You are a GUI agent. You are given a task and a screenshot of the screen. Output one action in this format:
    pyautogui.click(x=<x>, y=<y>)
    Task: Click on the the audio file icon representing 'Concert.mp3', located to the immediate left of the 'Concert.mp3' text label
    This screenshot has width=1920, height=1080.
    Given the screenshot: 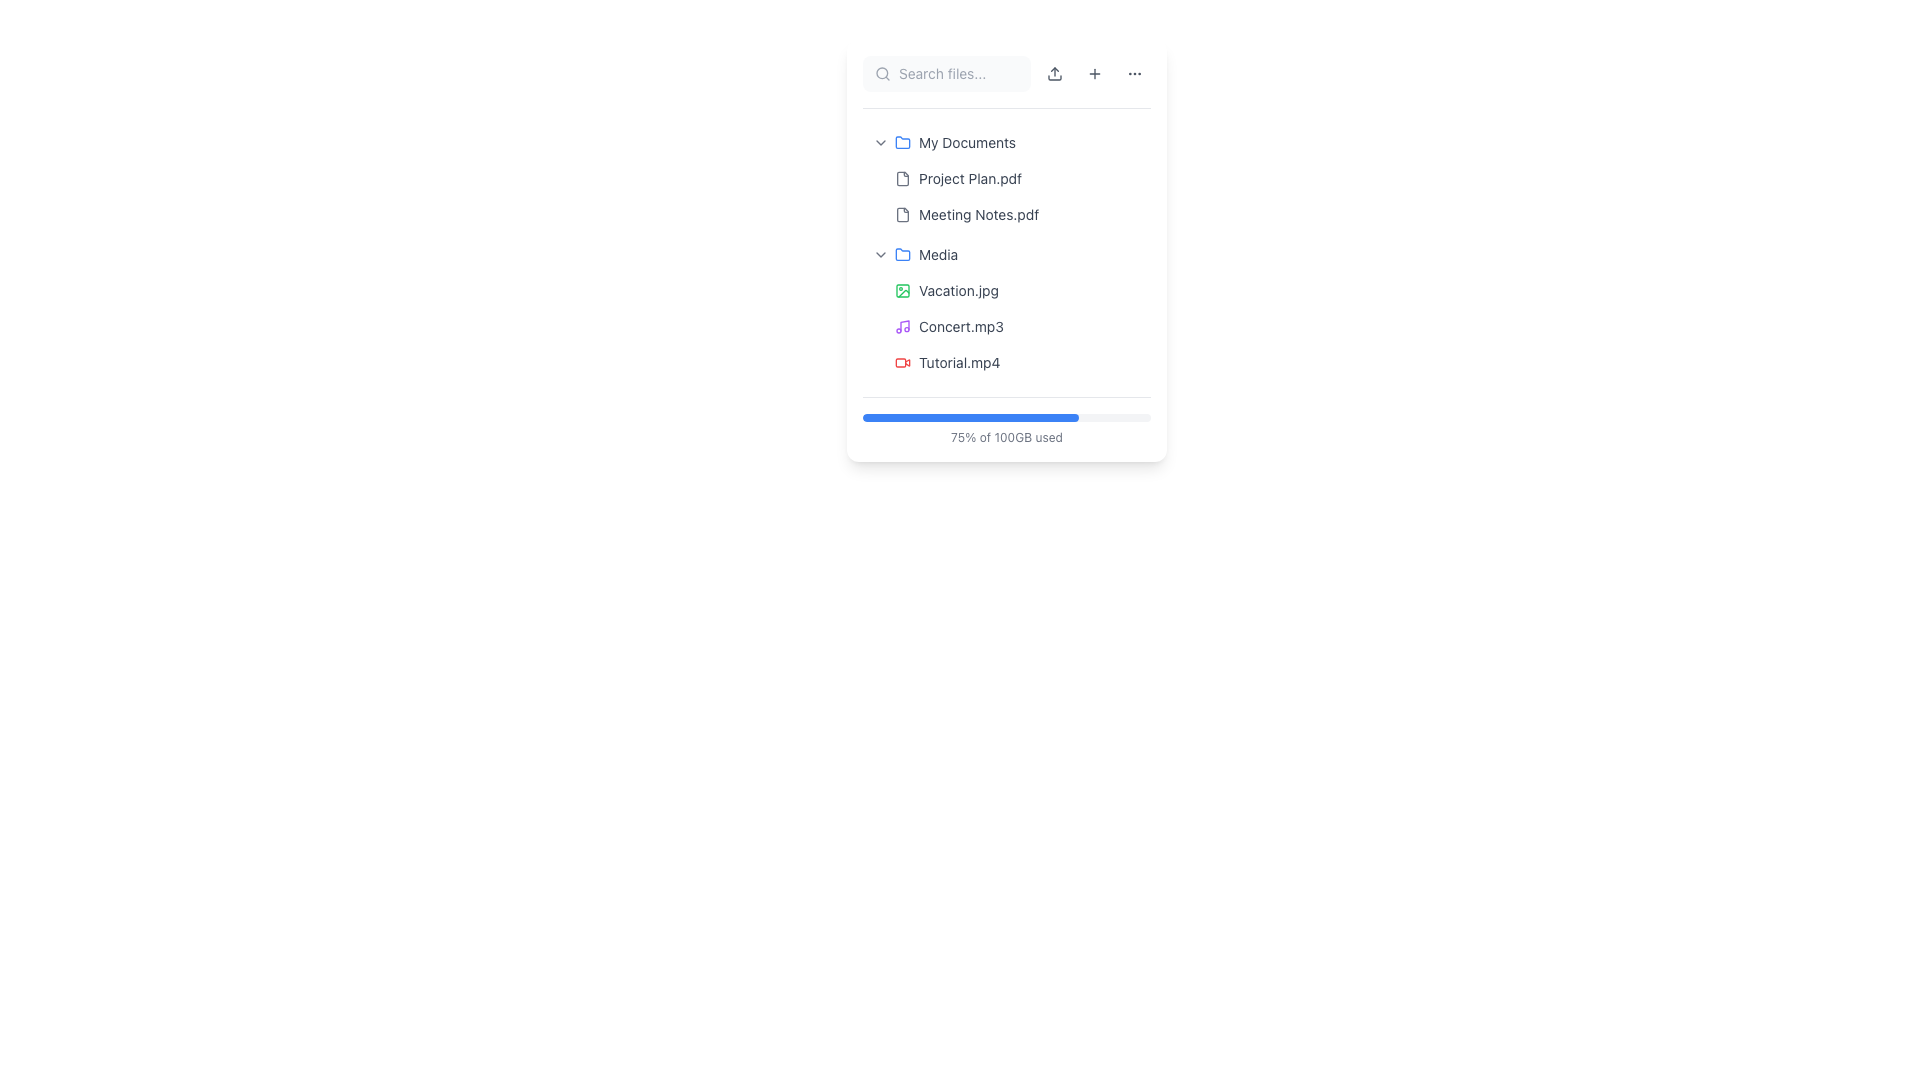 What is the action you would take?
    pyautogui.click(x=901, y=326)
    